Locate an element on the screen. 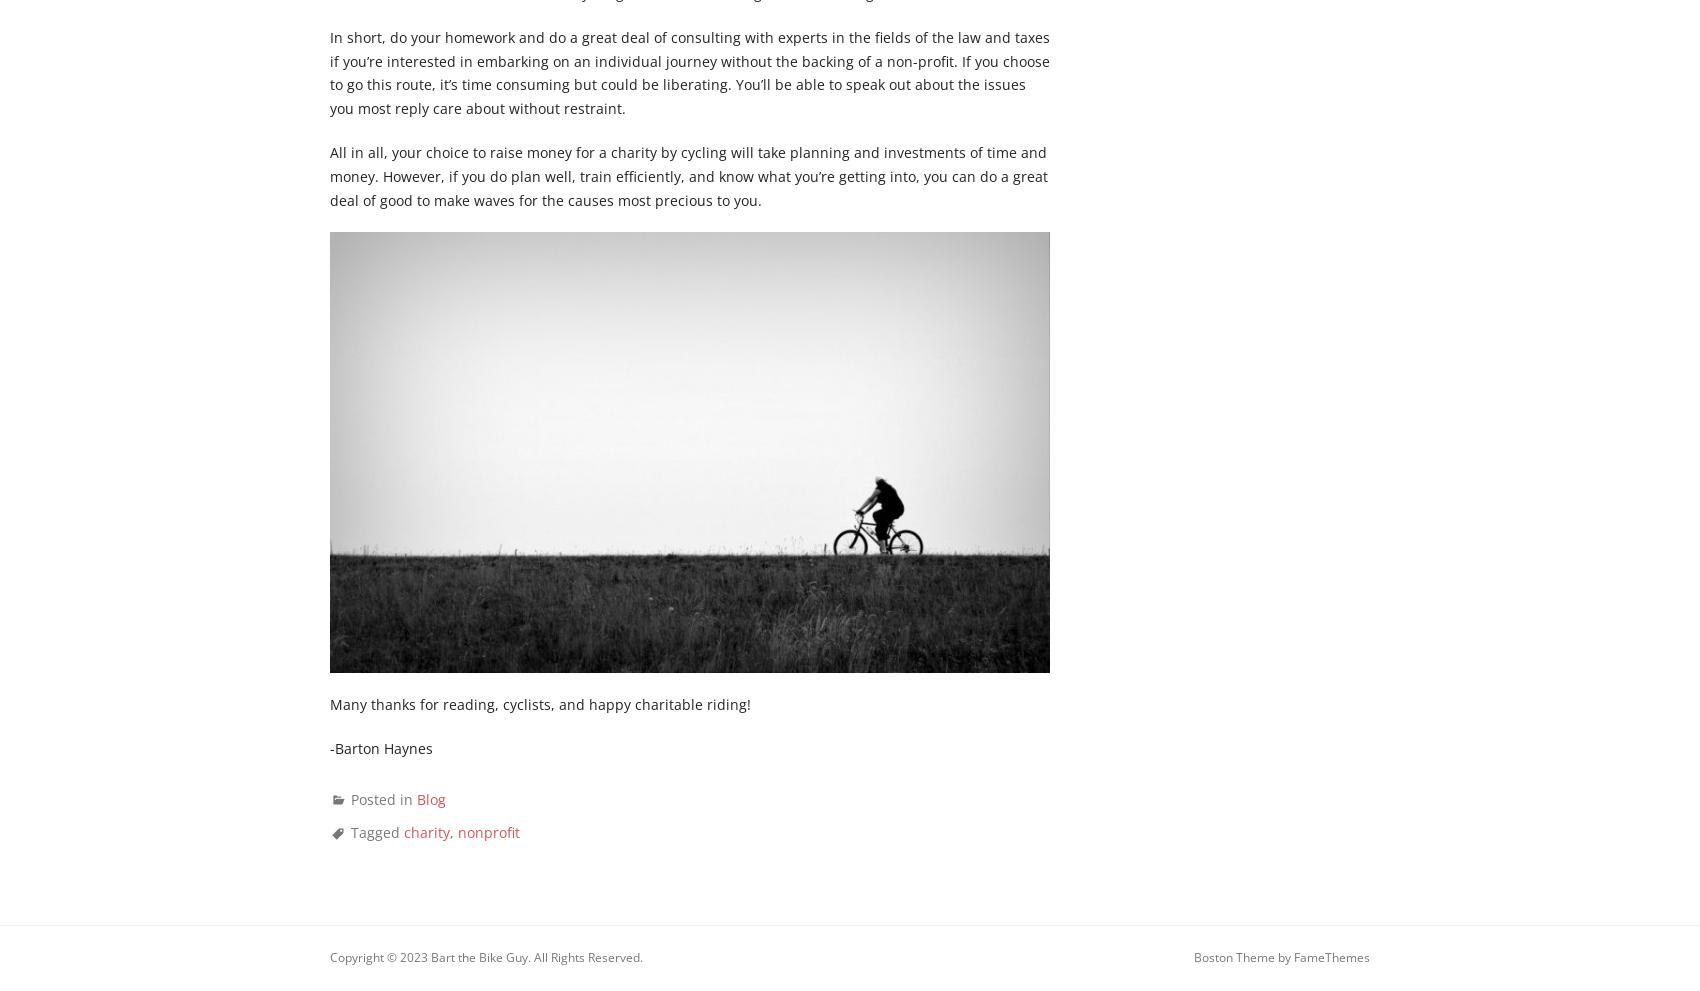 The width and height of the screenshot is (1700, 991). 'FameThemes' is located at coordinates (1294, 957).